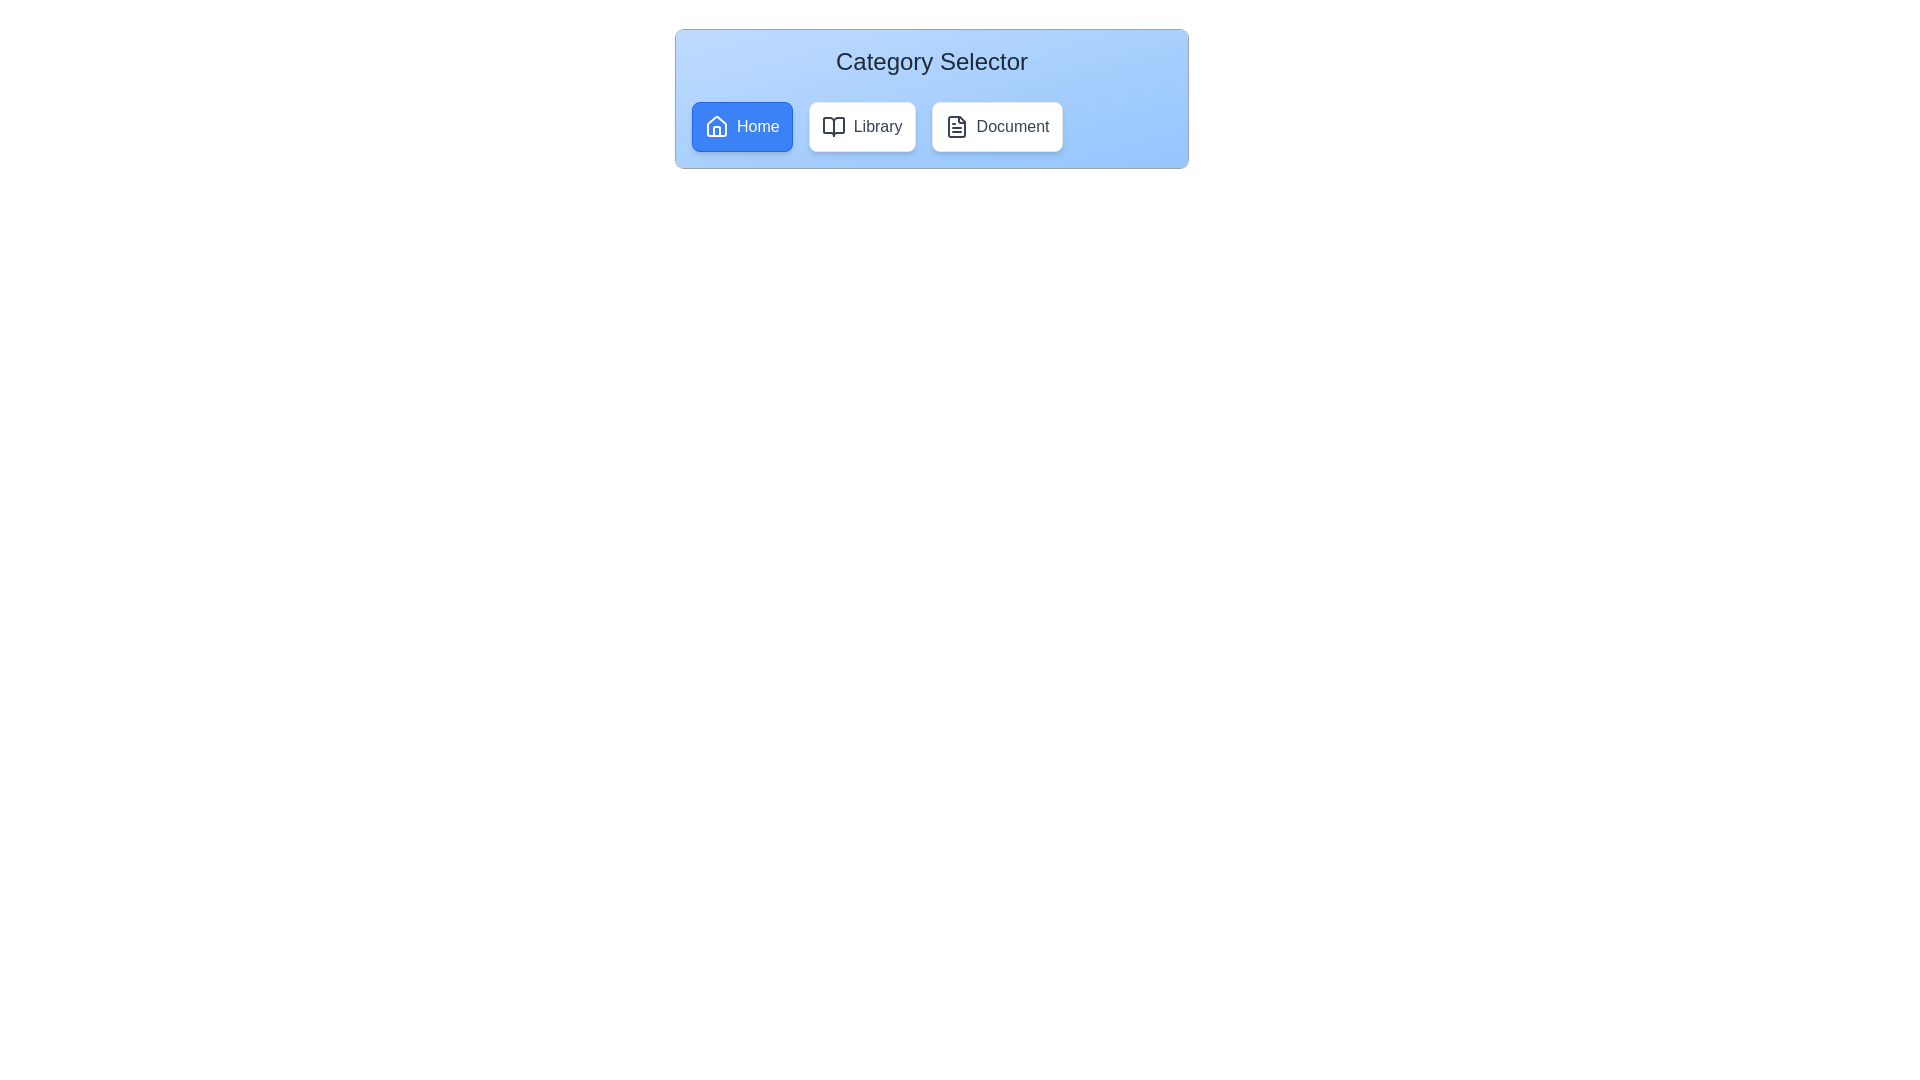 This screenshot has height=1080, width=1920. I want to click on the category Home from the available options, so click(741, 127).